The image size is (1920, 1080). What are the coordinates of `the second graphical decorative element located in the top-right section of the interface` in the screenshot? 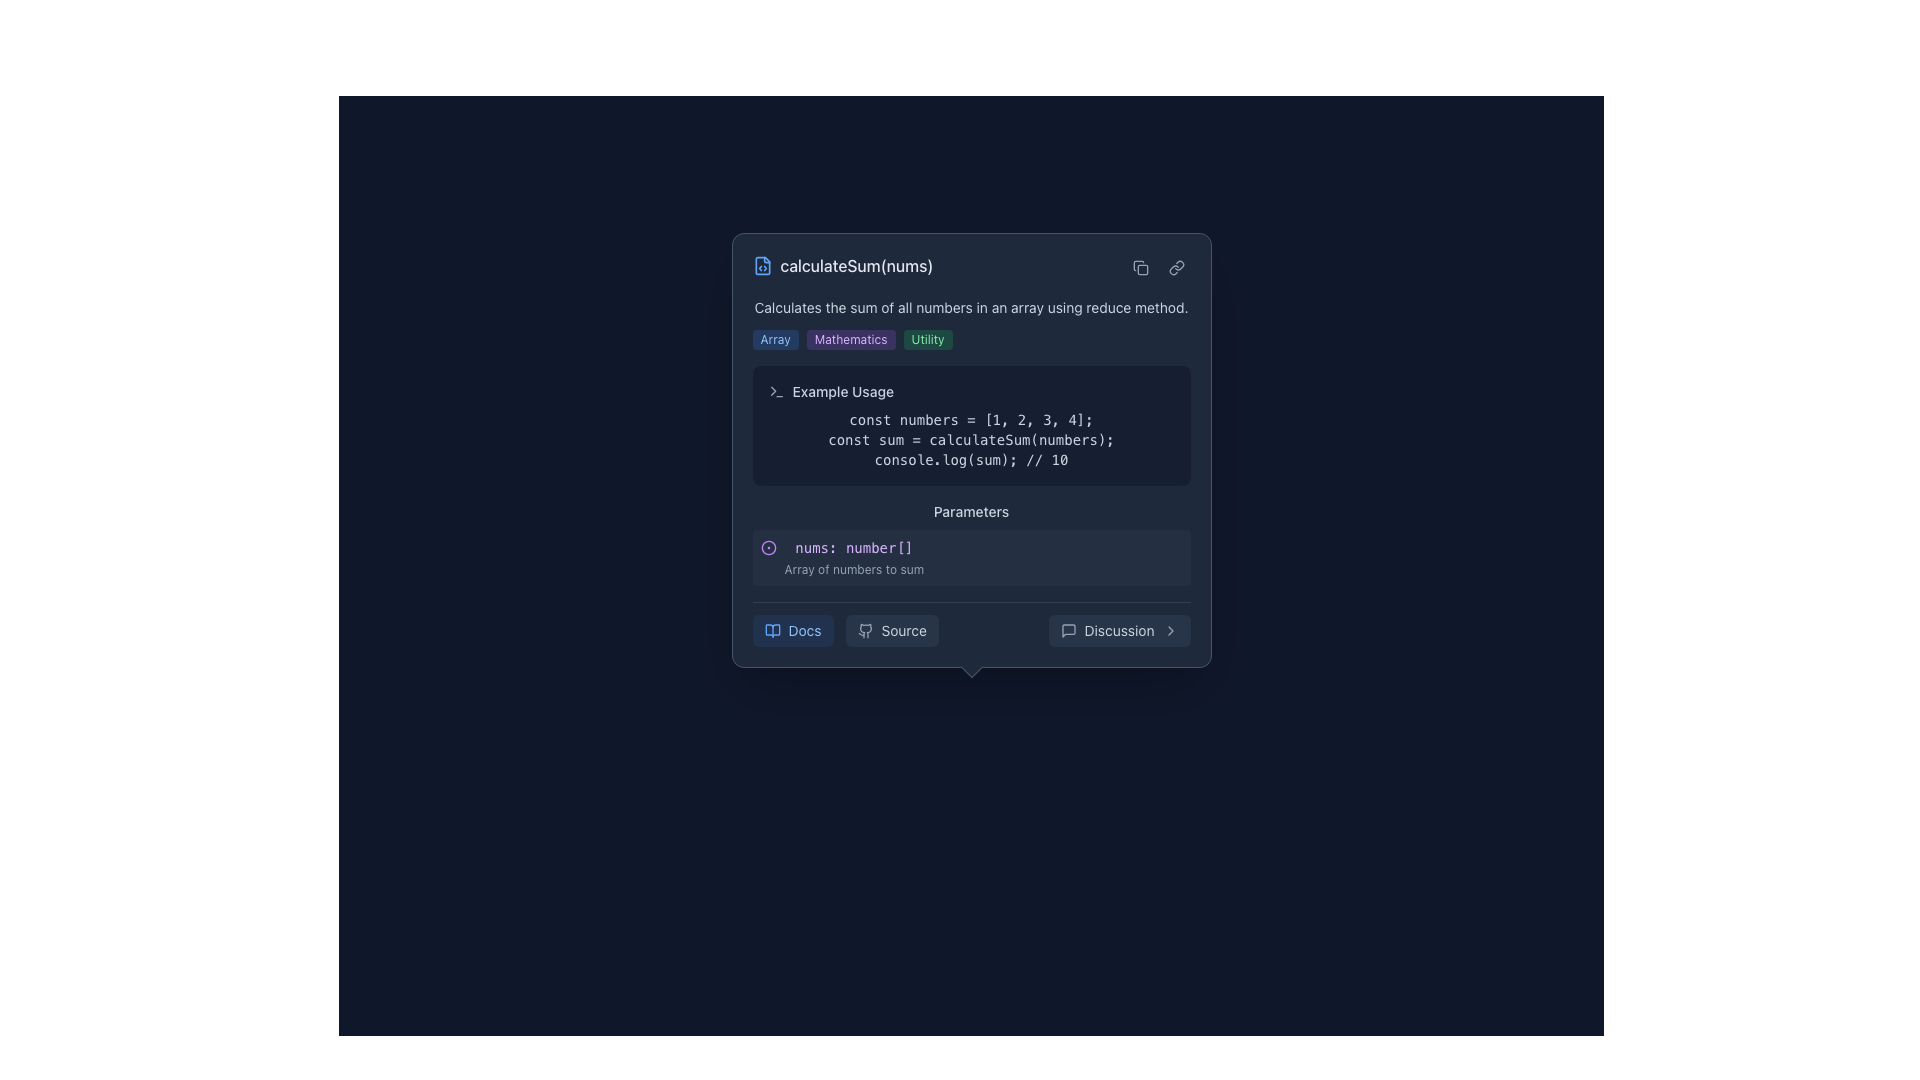 It's located at (1142, 270).